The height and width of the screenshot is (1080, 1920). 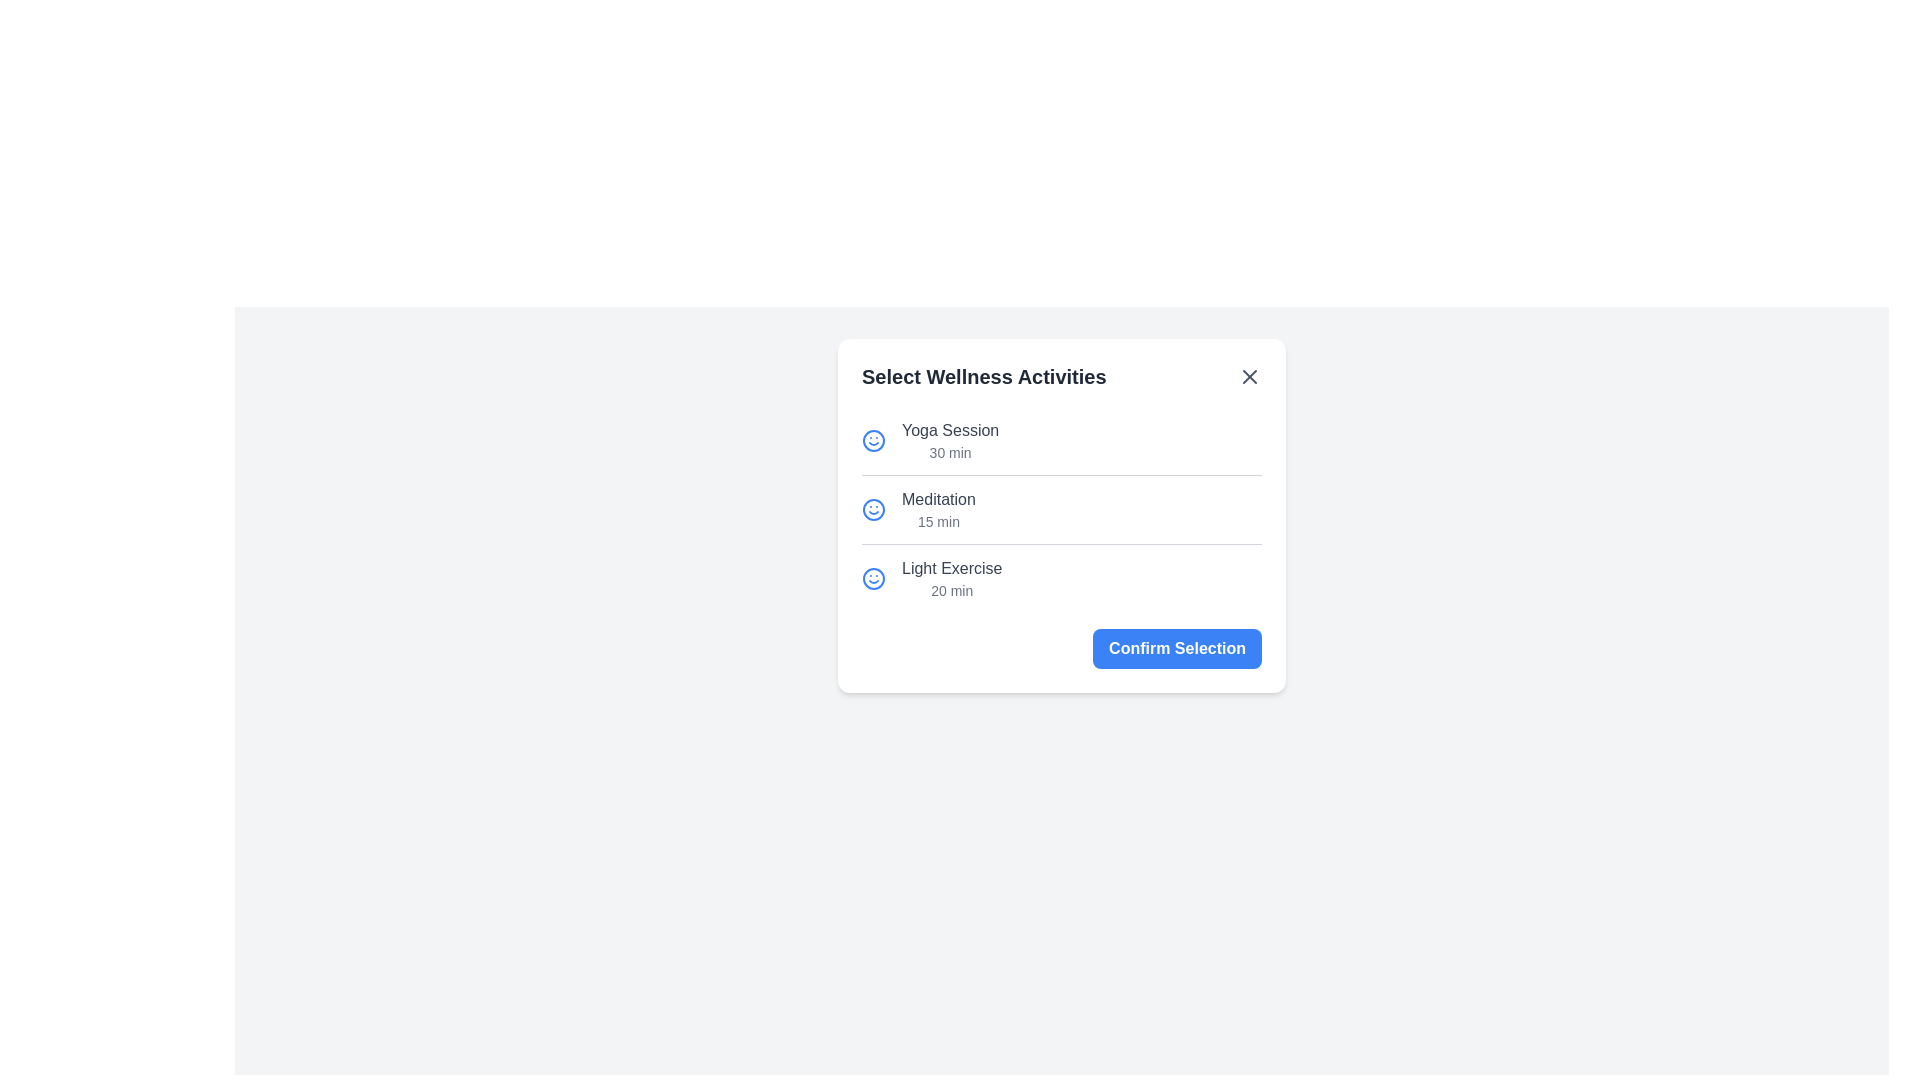 I want to click on the close button to dismiss the dialog, so click(x=1248, y=377).